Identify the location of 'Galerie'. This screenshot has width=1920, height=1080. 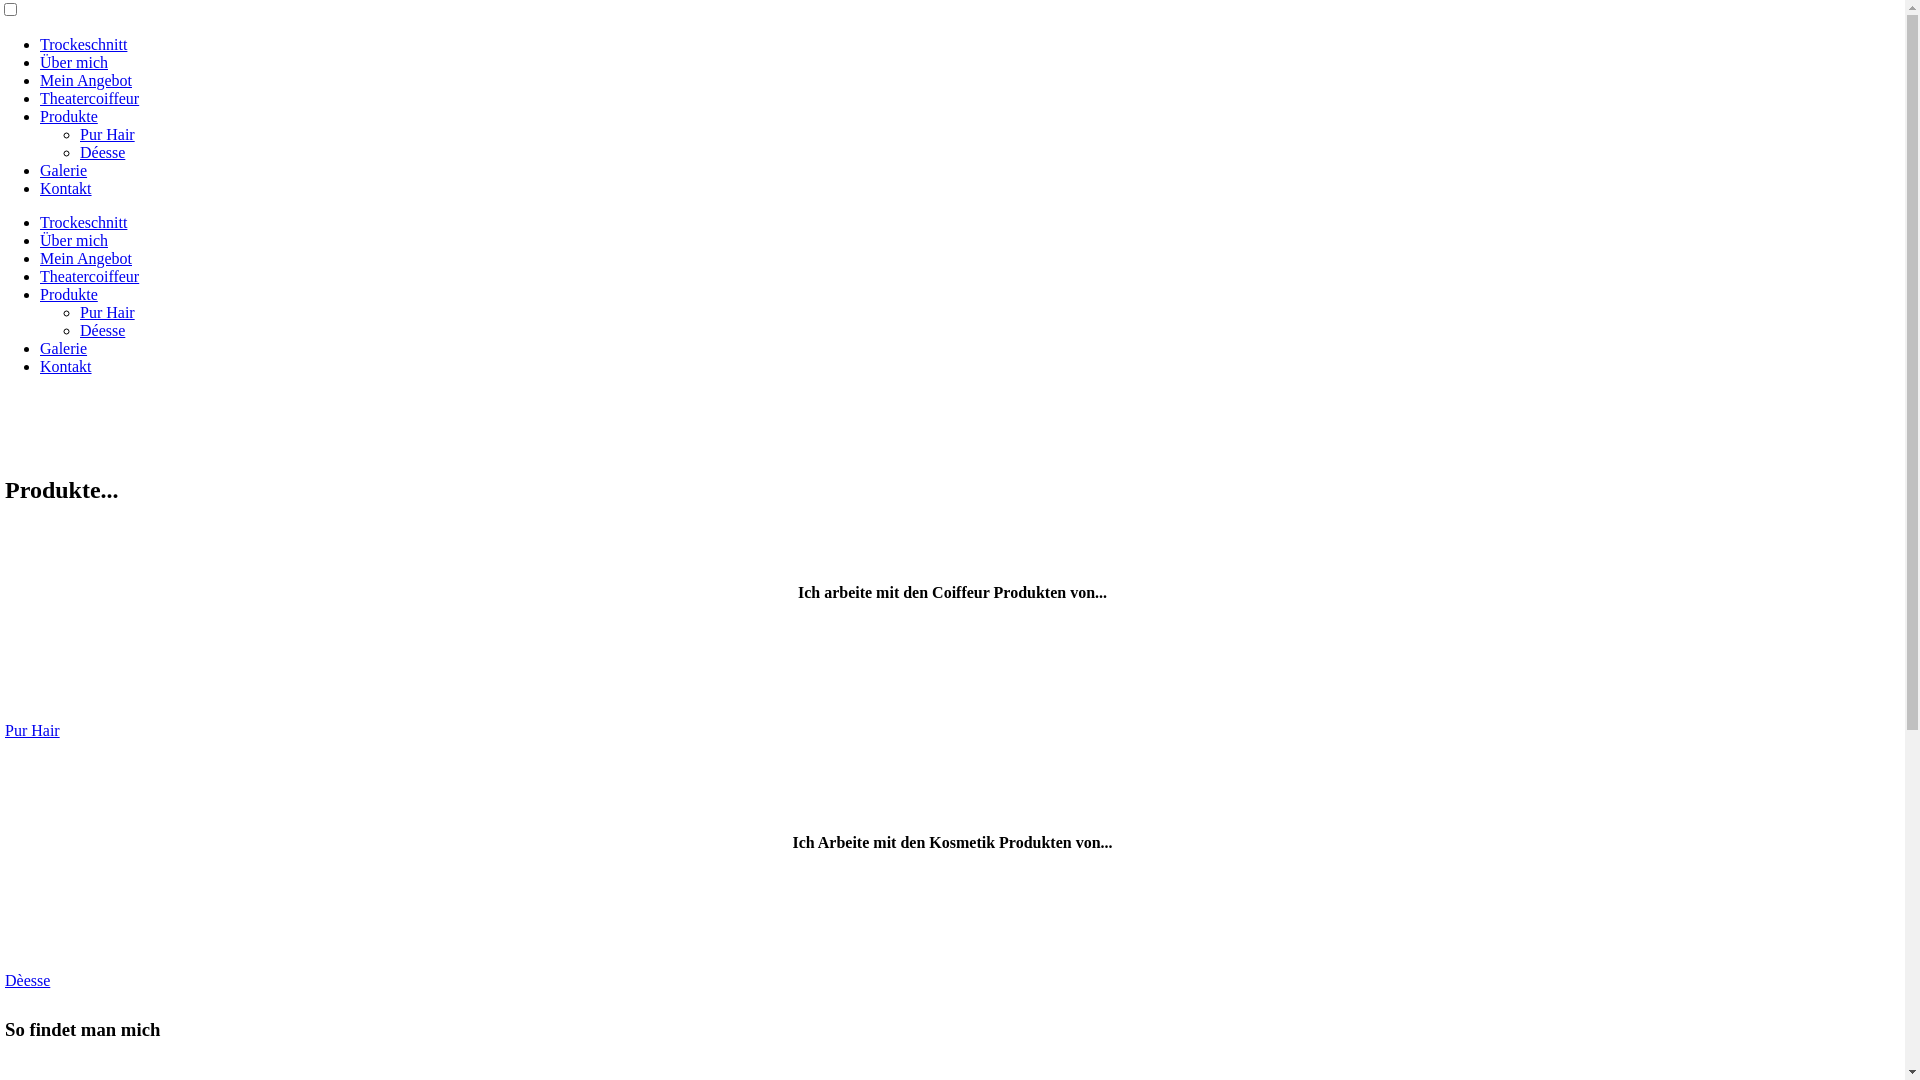
(63, 347).